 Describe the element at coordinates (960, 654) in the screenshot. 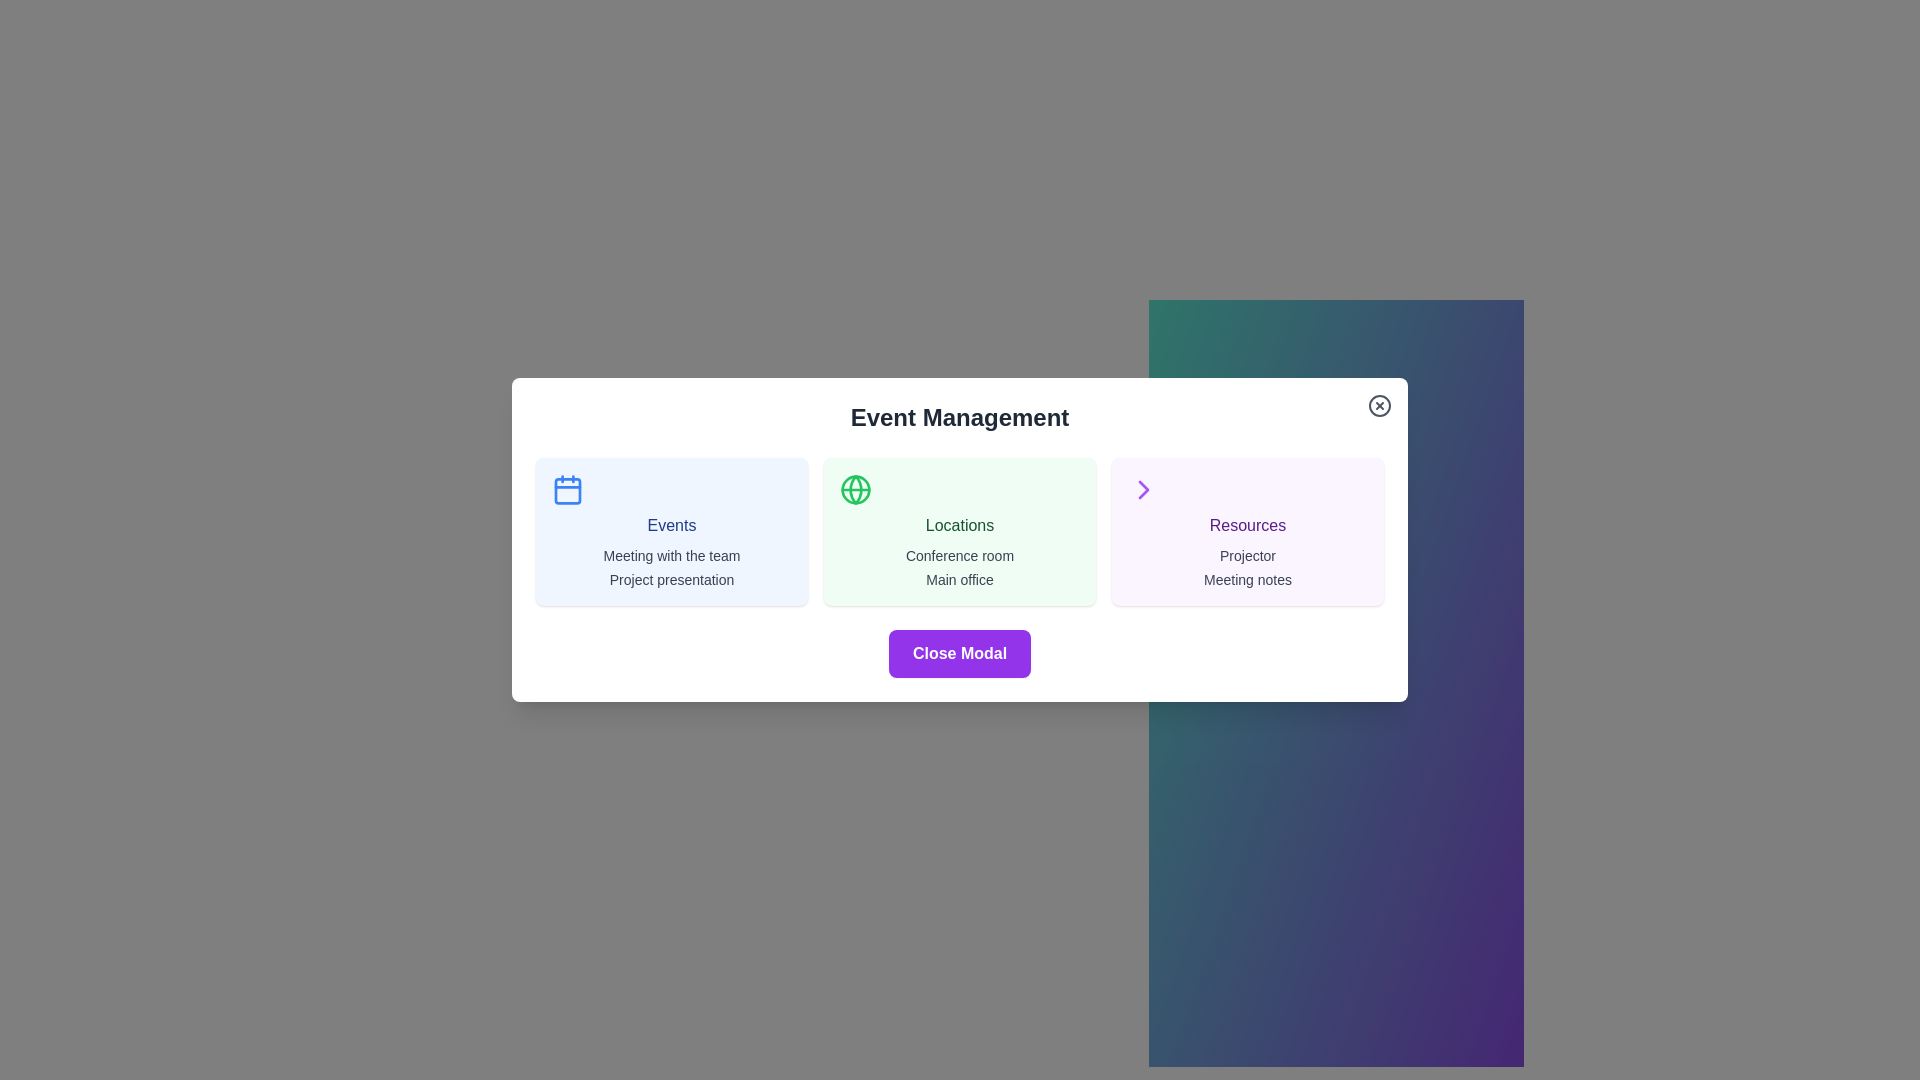

I see `the button that closes the modal window to observe any hover state changes` at that location.